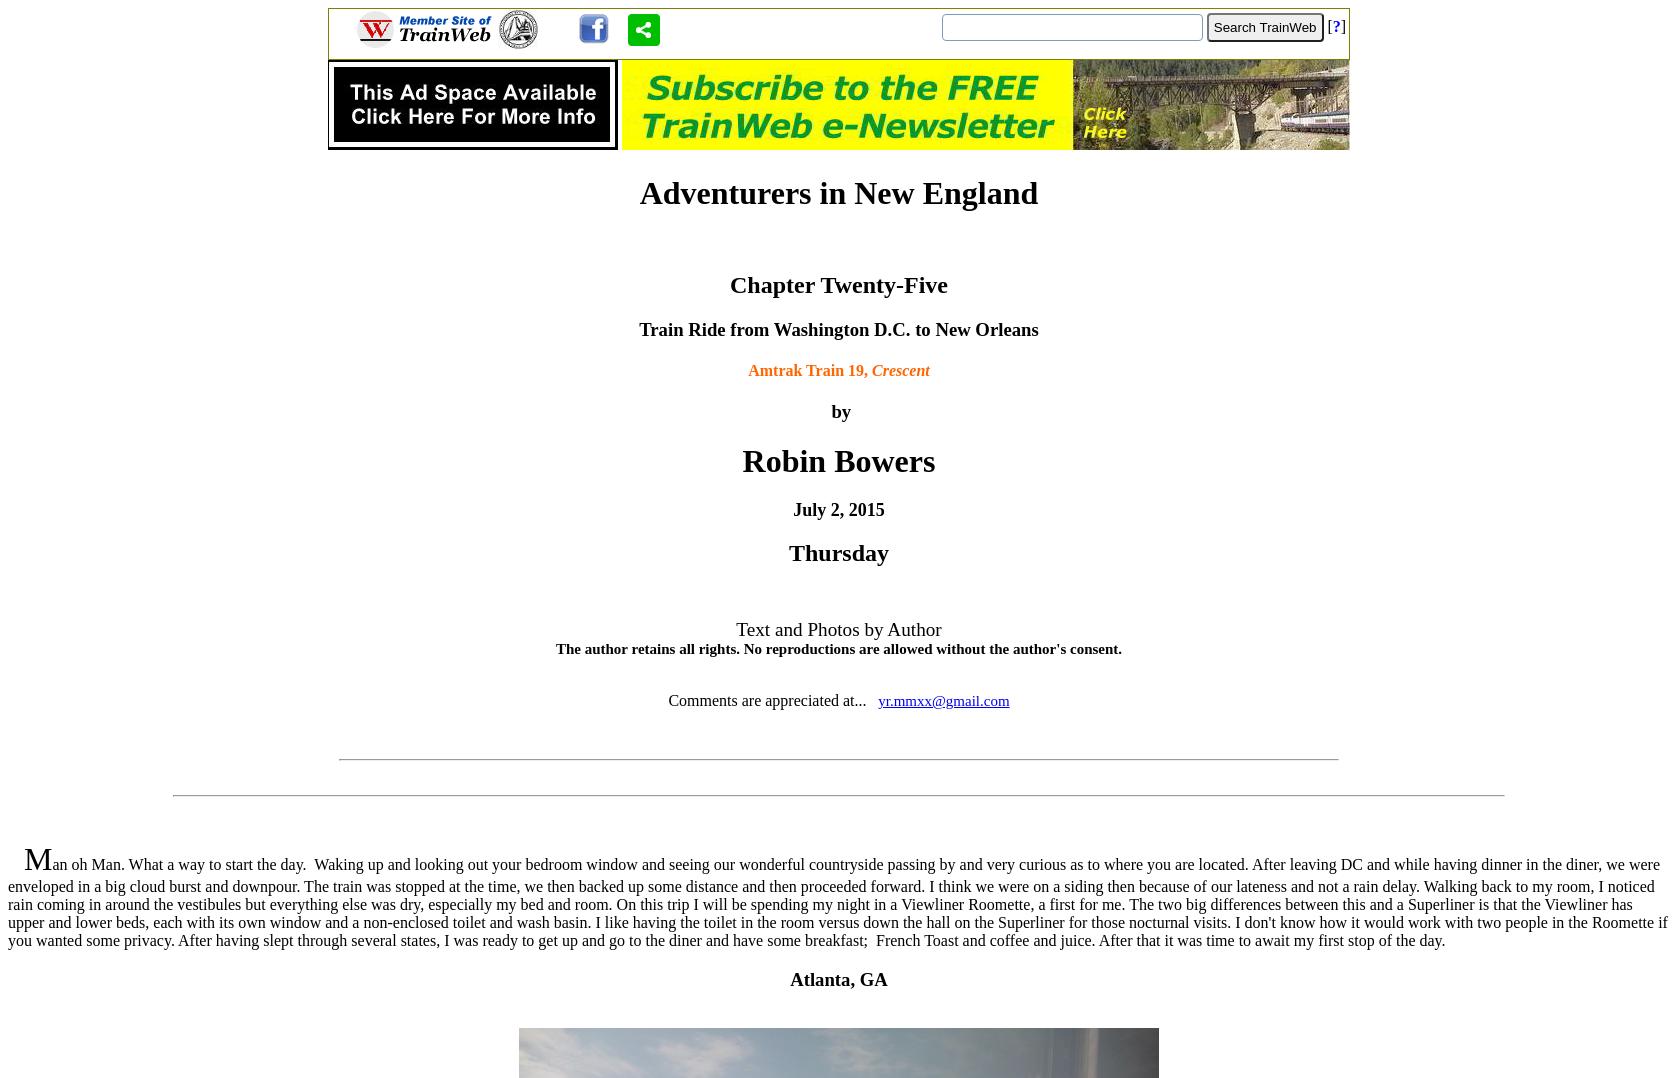  What do you see at coordinates (786, 551) in the screenshot?
I see `'Thursday'` at bounding box center [786, 551].